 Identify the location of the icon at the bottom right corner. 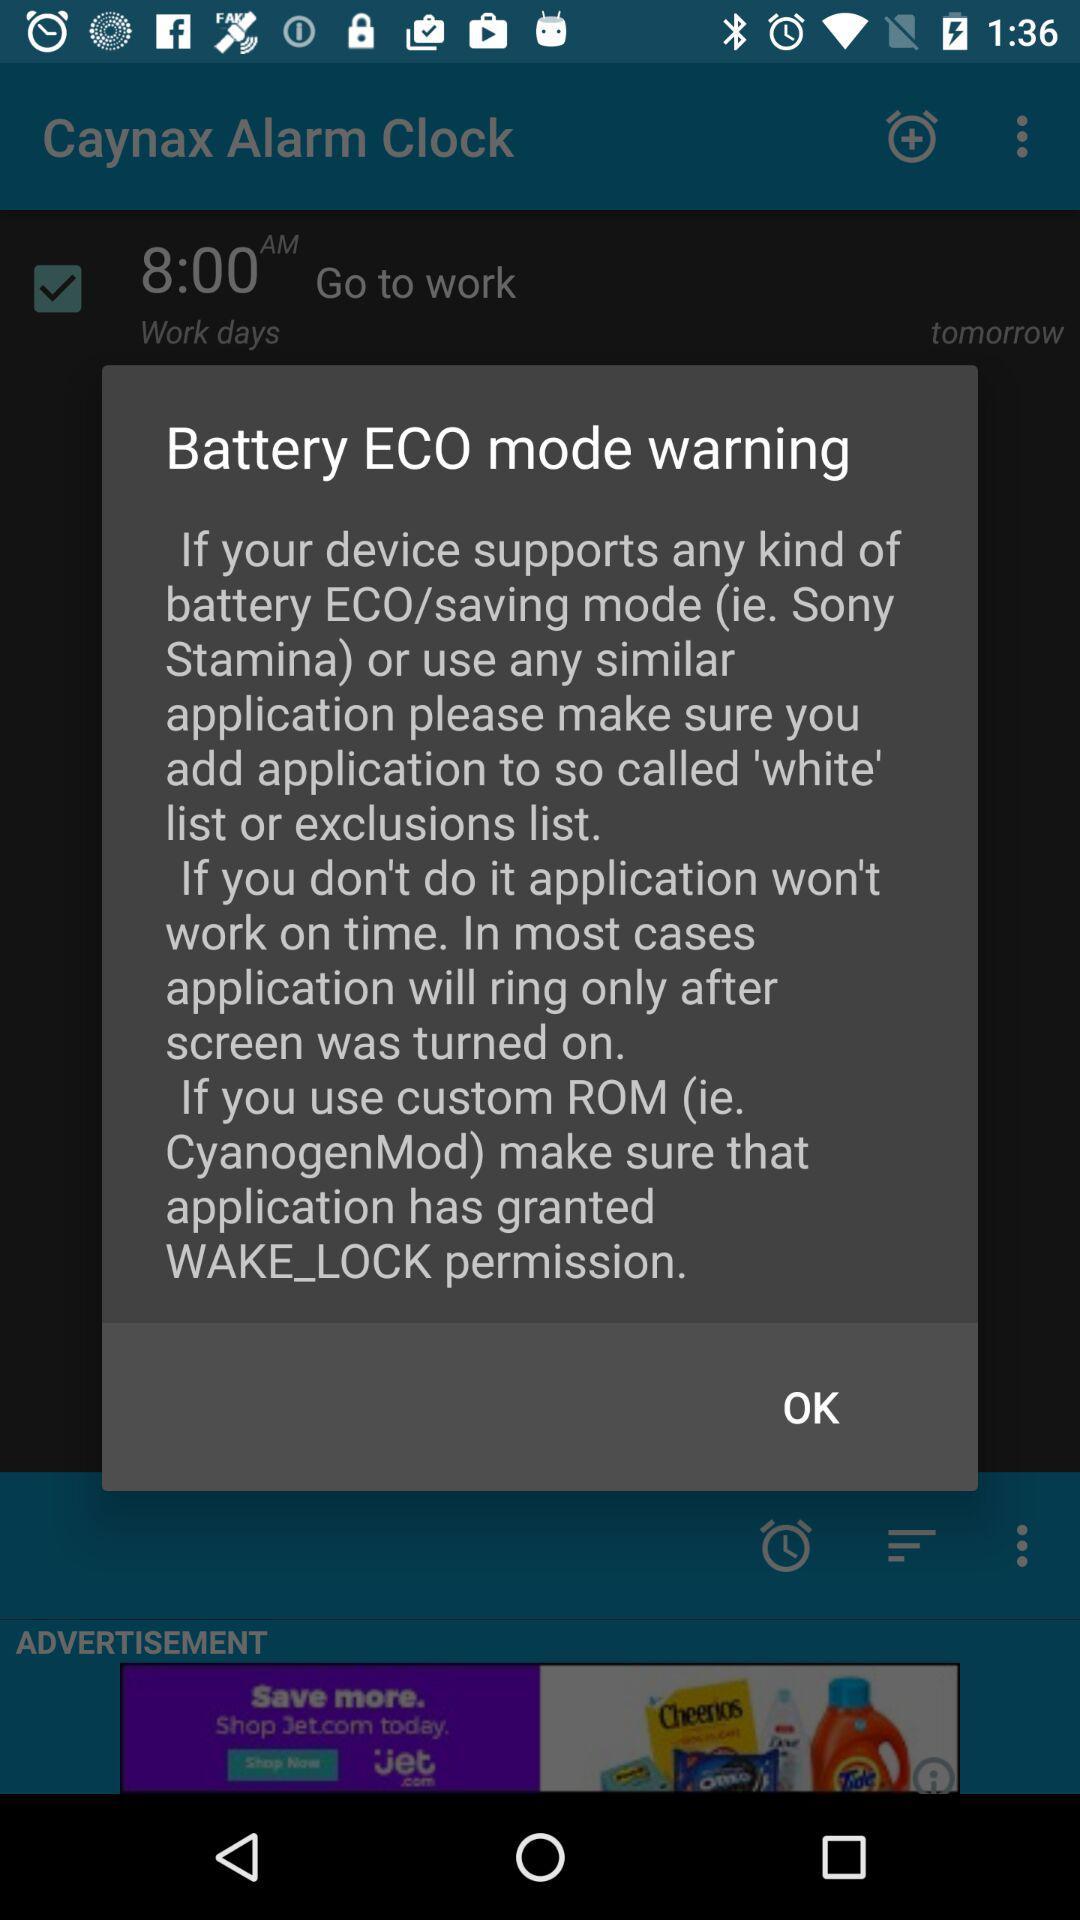
(810, 1405).